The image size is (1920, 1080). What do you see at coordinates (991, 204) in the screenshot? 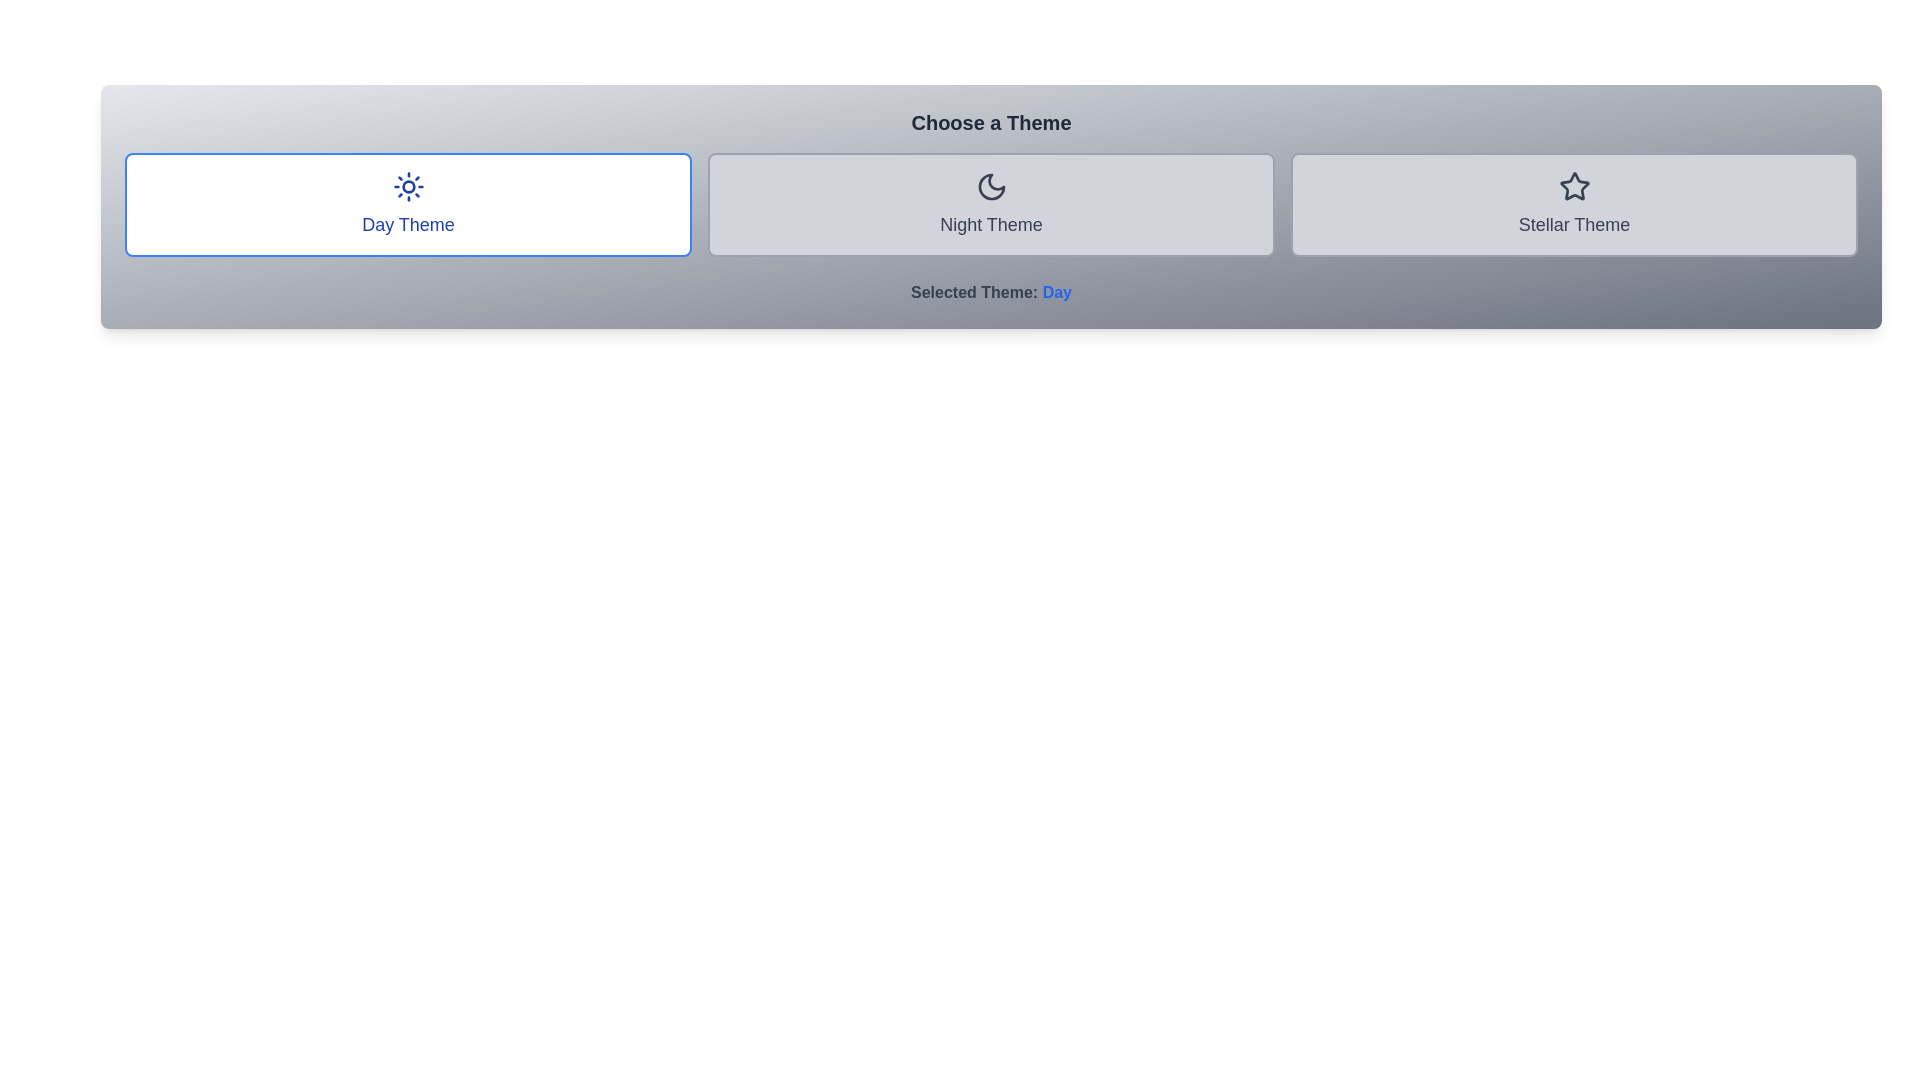
I see `the theme button corresponding to Night Theme` at bounding box center [991, 204].